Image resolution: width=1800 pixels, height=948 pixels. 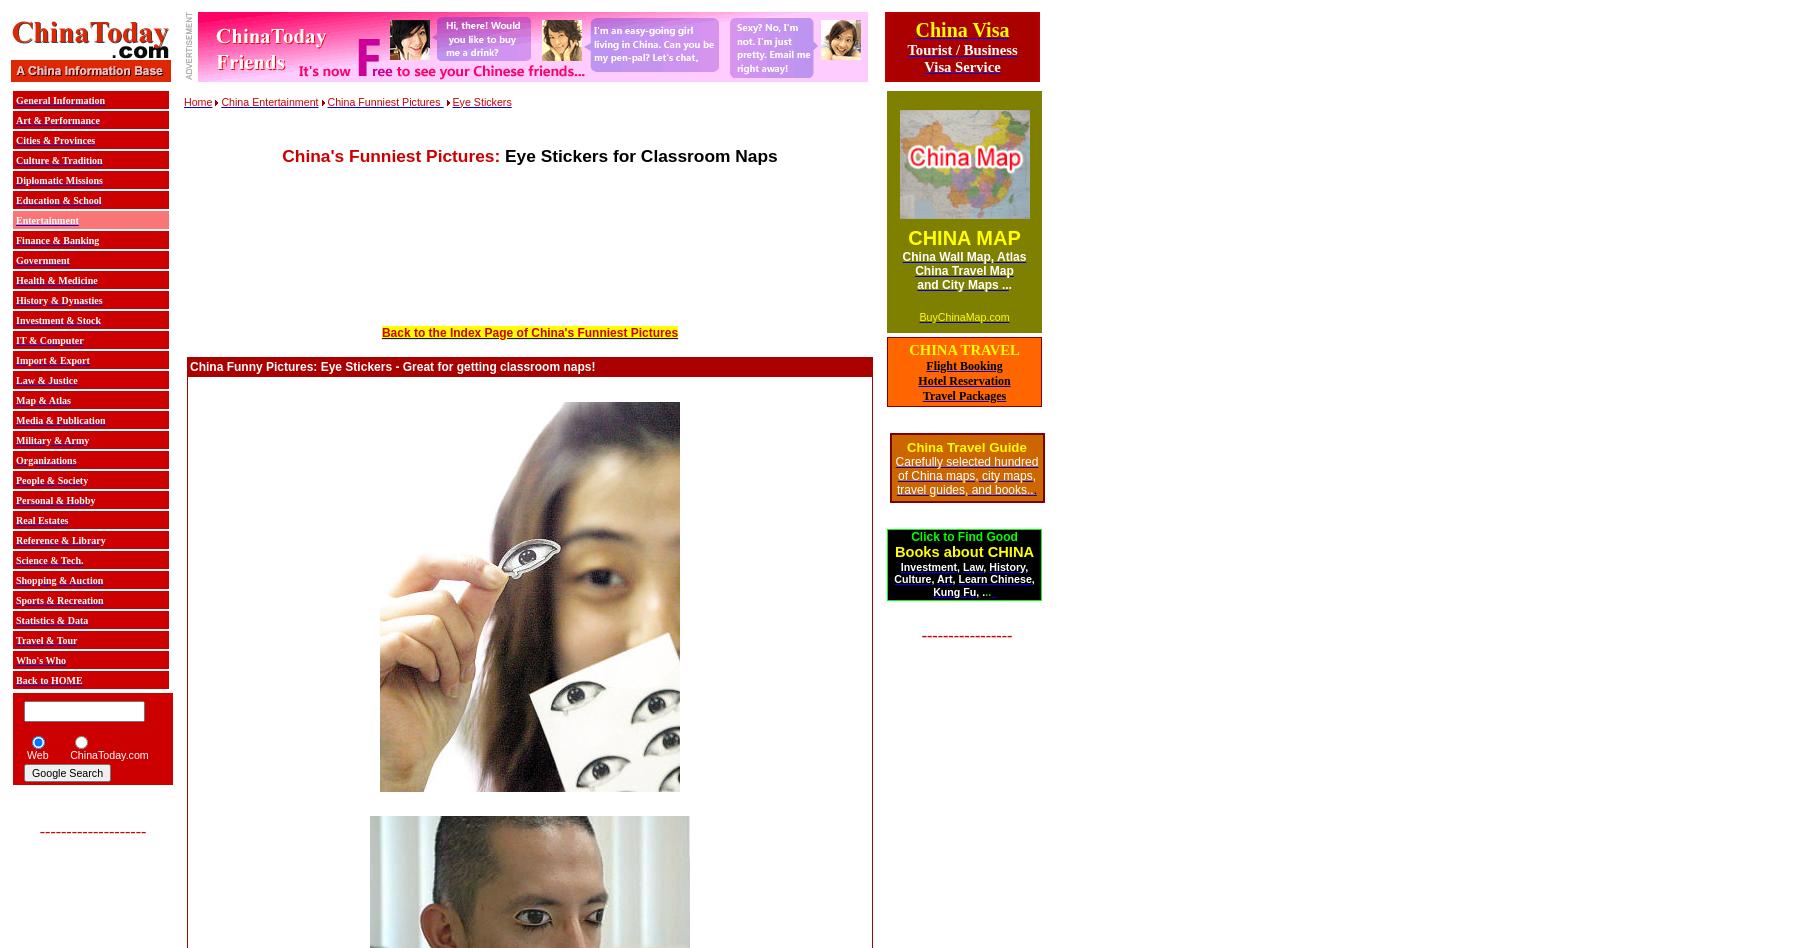 What do you see at coordinates (41, 259) in the screenshot?
I see `'Government'` at bounding box center [41, 259].